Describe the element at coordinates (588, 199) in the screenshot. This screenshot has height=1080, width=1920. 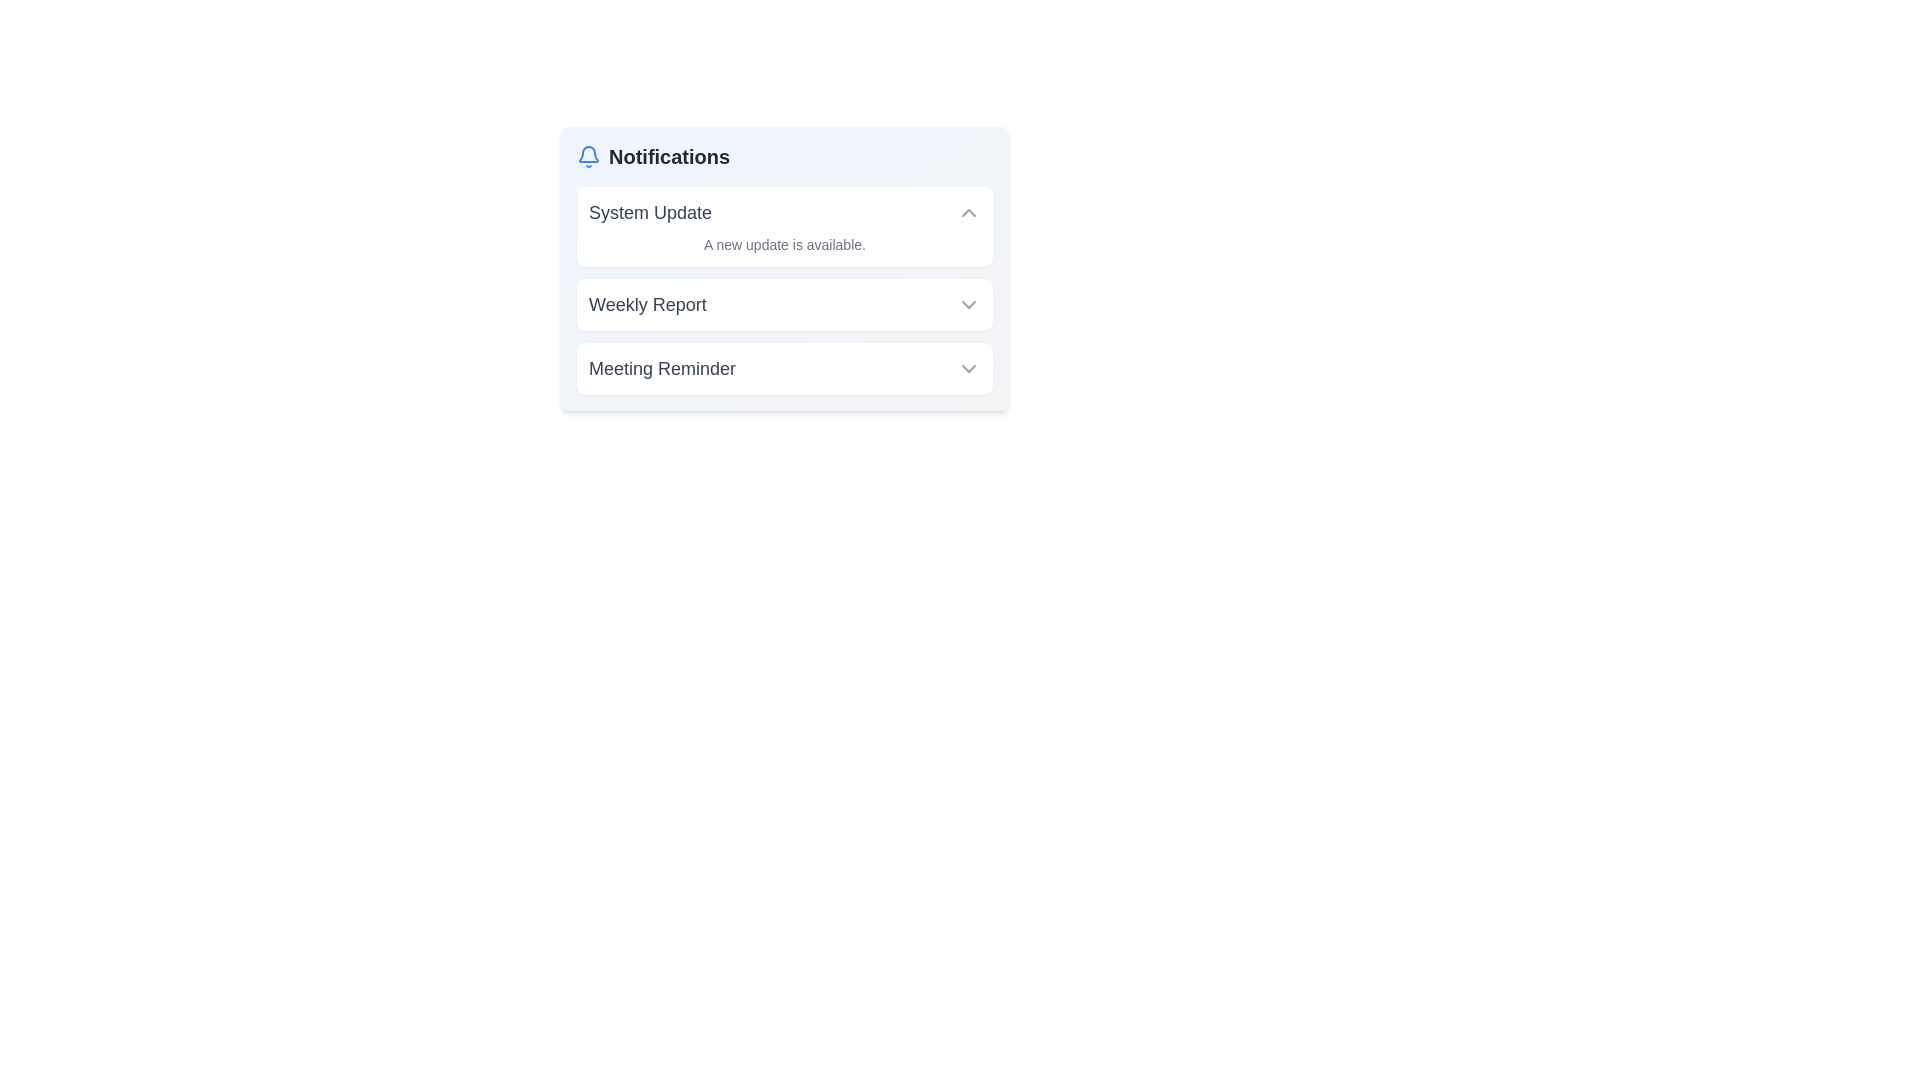
I see `the text of the notification titled 'System Update'` at that location.